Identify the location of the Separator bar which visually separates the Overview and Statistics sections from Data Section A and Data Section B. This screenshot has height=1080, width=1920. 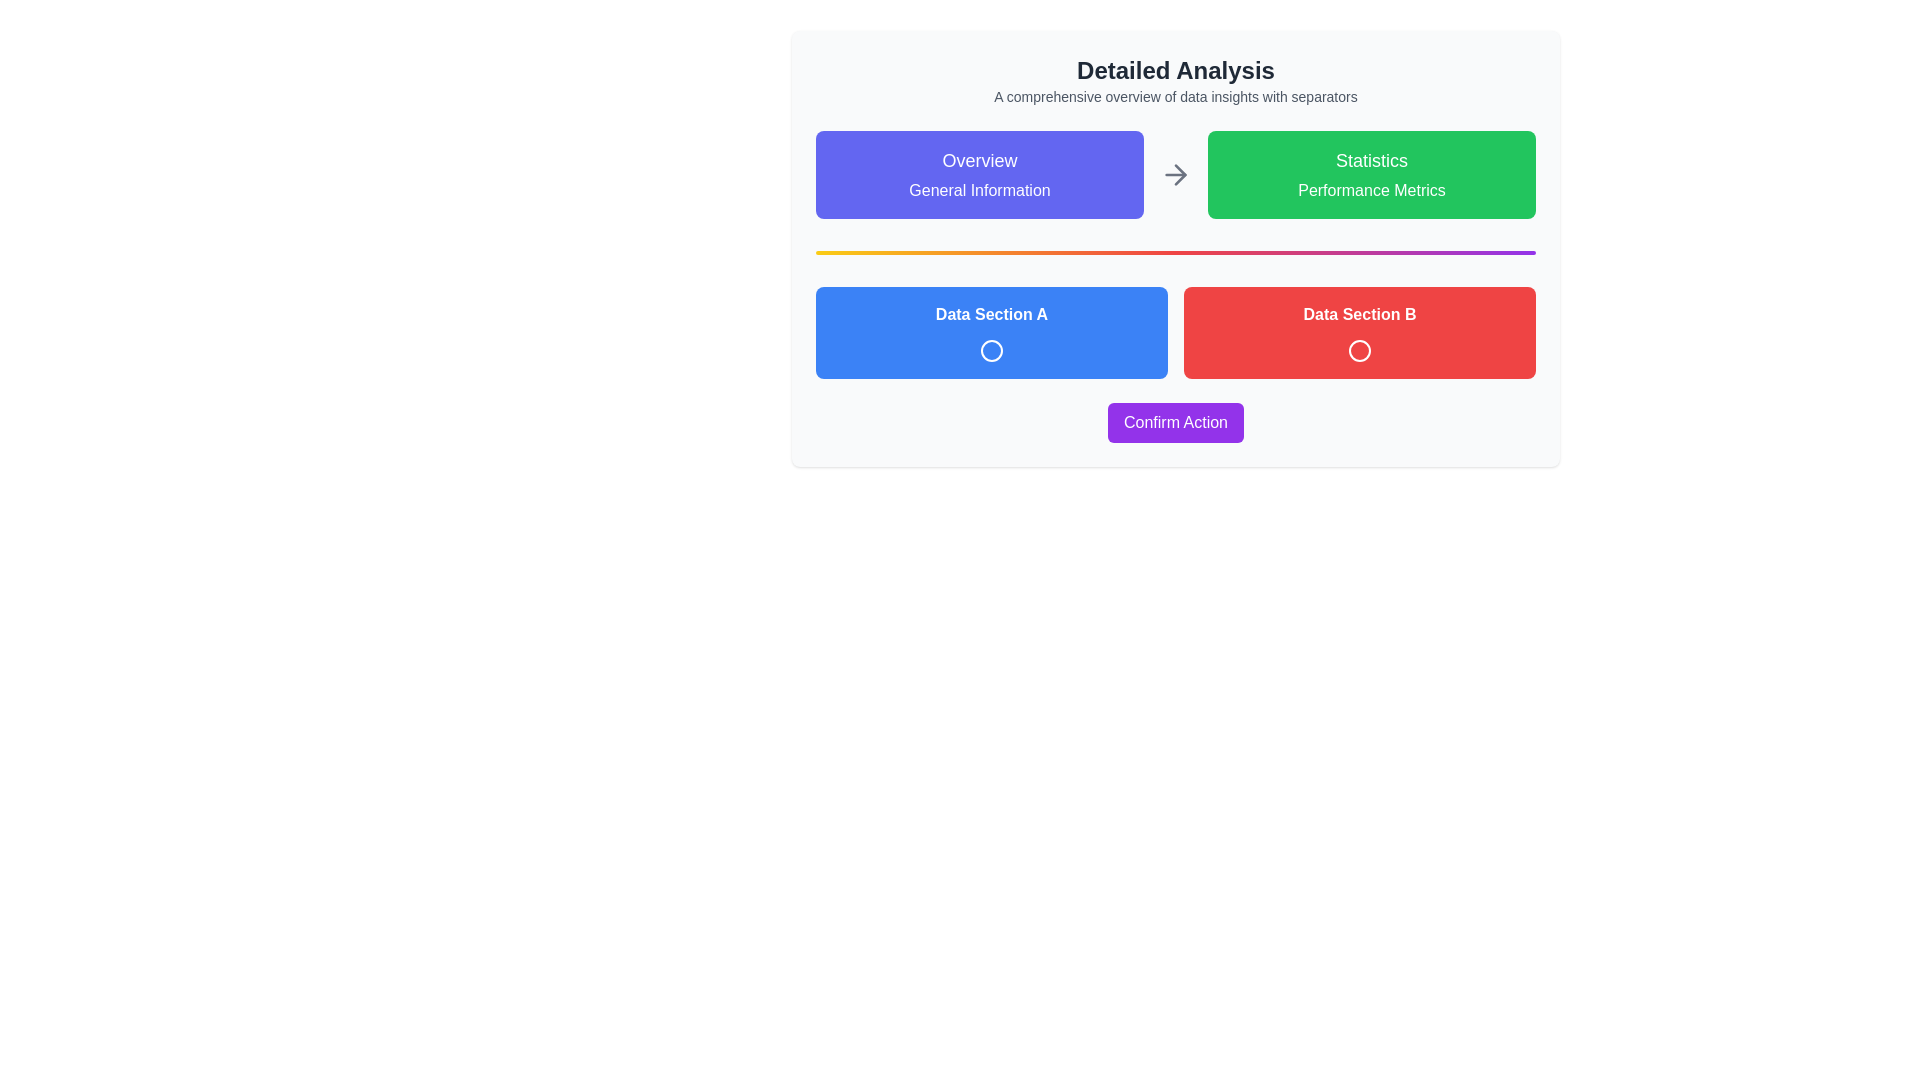
(1176, 252).